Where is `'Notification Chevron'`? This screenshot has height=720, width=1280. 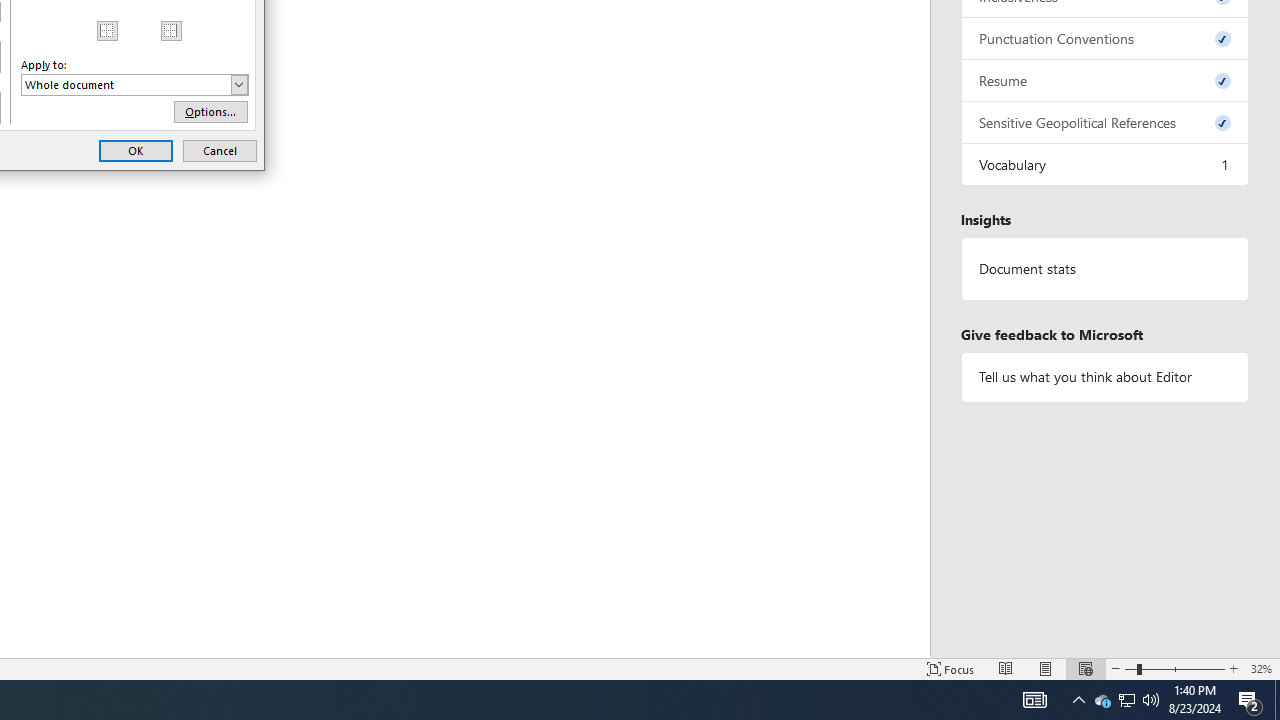 'Notification Chevron' is located at coordinates (1078, 698).